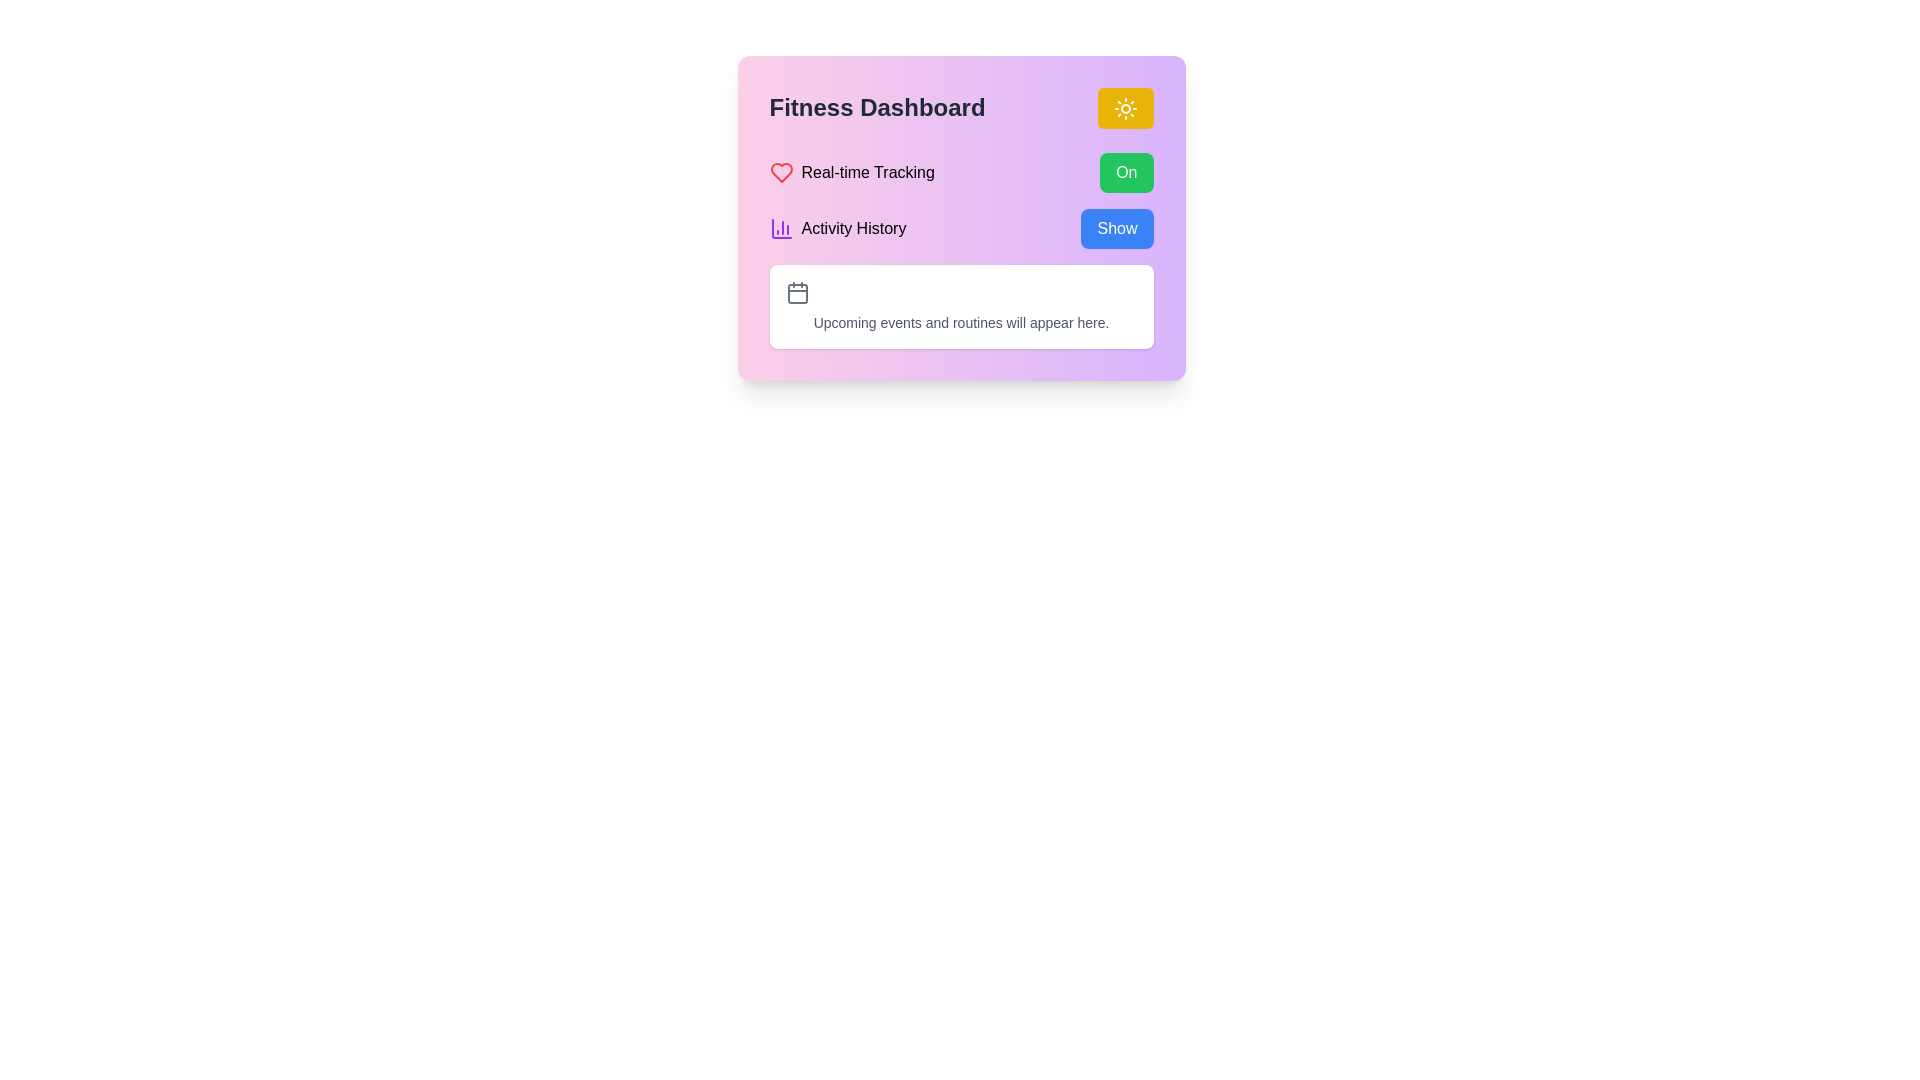 Image resolution: width=1920 pixels, height=1080 pixels. What do you see at coordinates (852, 171) in the screenshot?
I see `the 'Real-time Tracking' text label with a red heart icon, positioned in the upper left segment of the dashboard card, adjacent to the green 'On' button` at bounding box center [852, 171].